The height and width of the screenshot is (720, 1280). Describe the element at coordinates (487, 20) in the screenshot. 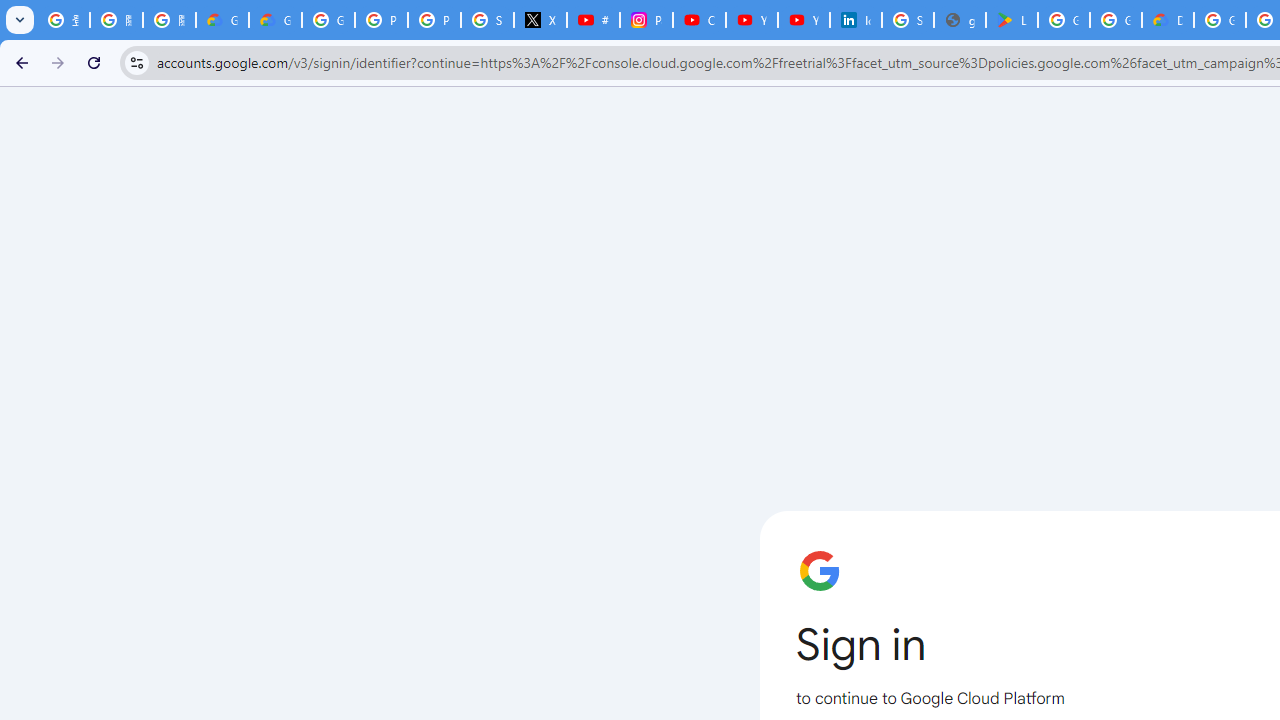

I see `'Sign in - Google Accounts'` at that location.